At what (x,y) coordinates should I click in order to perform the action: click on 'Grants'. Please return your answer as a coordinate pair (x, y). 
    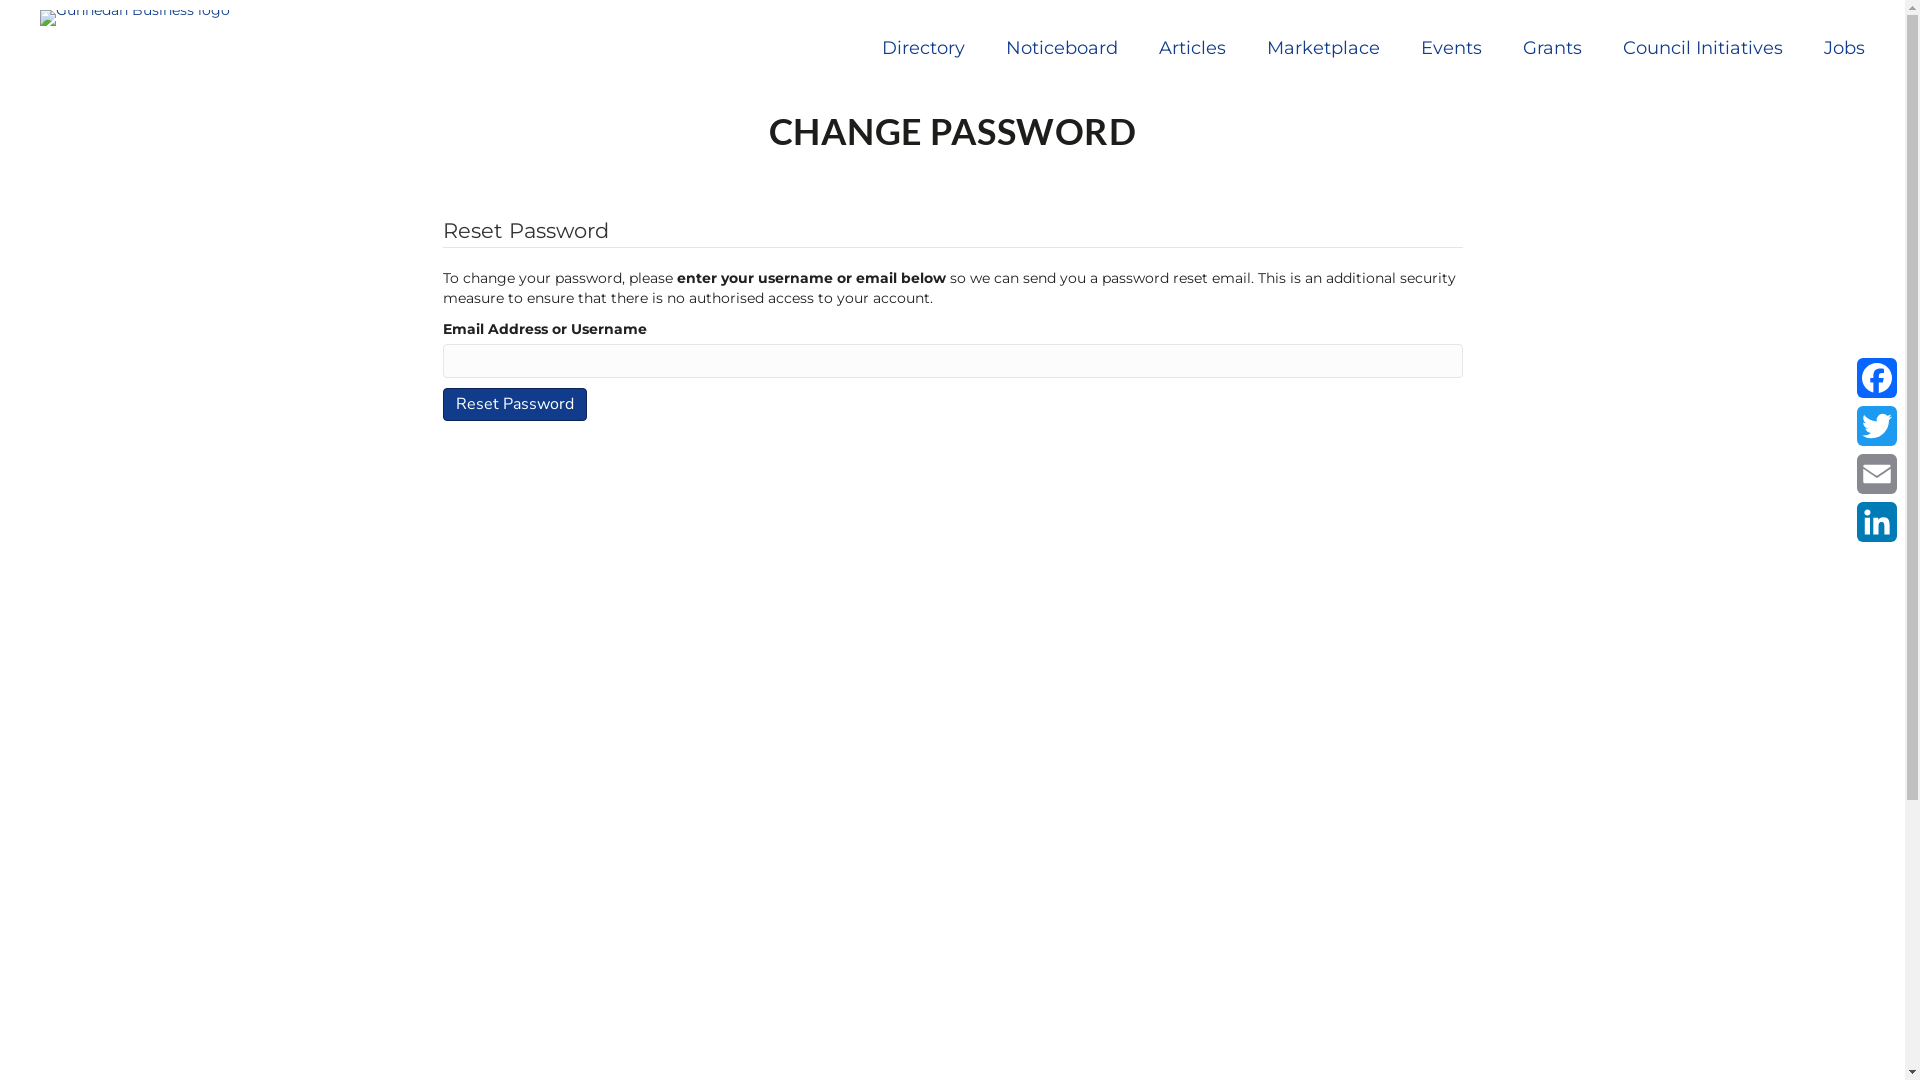
    Looking at the image, I should click on (1551, 46).